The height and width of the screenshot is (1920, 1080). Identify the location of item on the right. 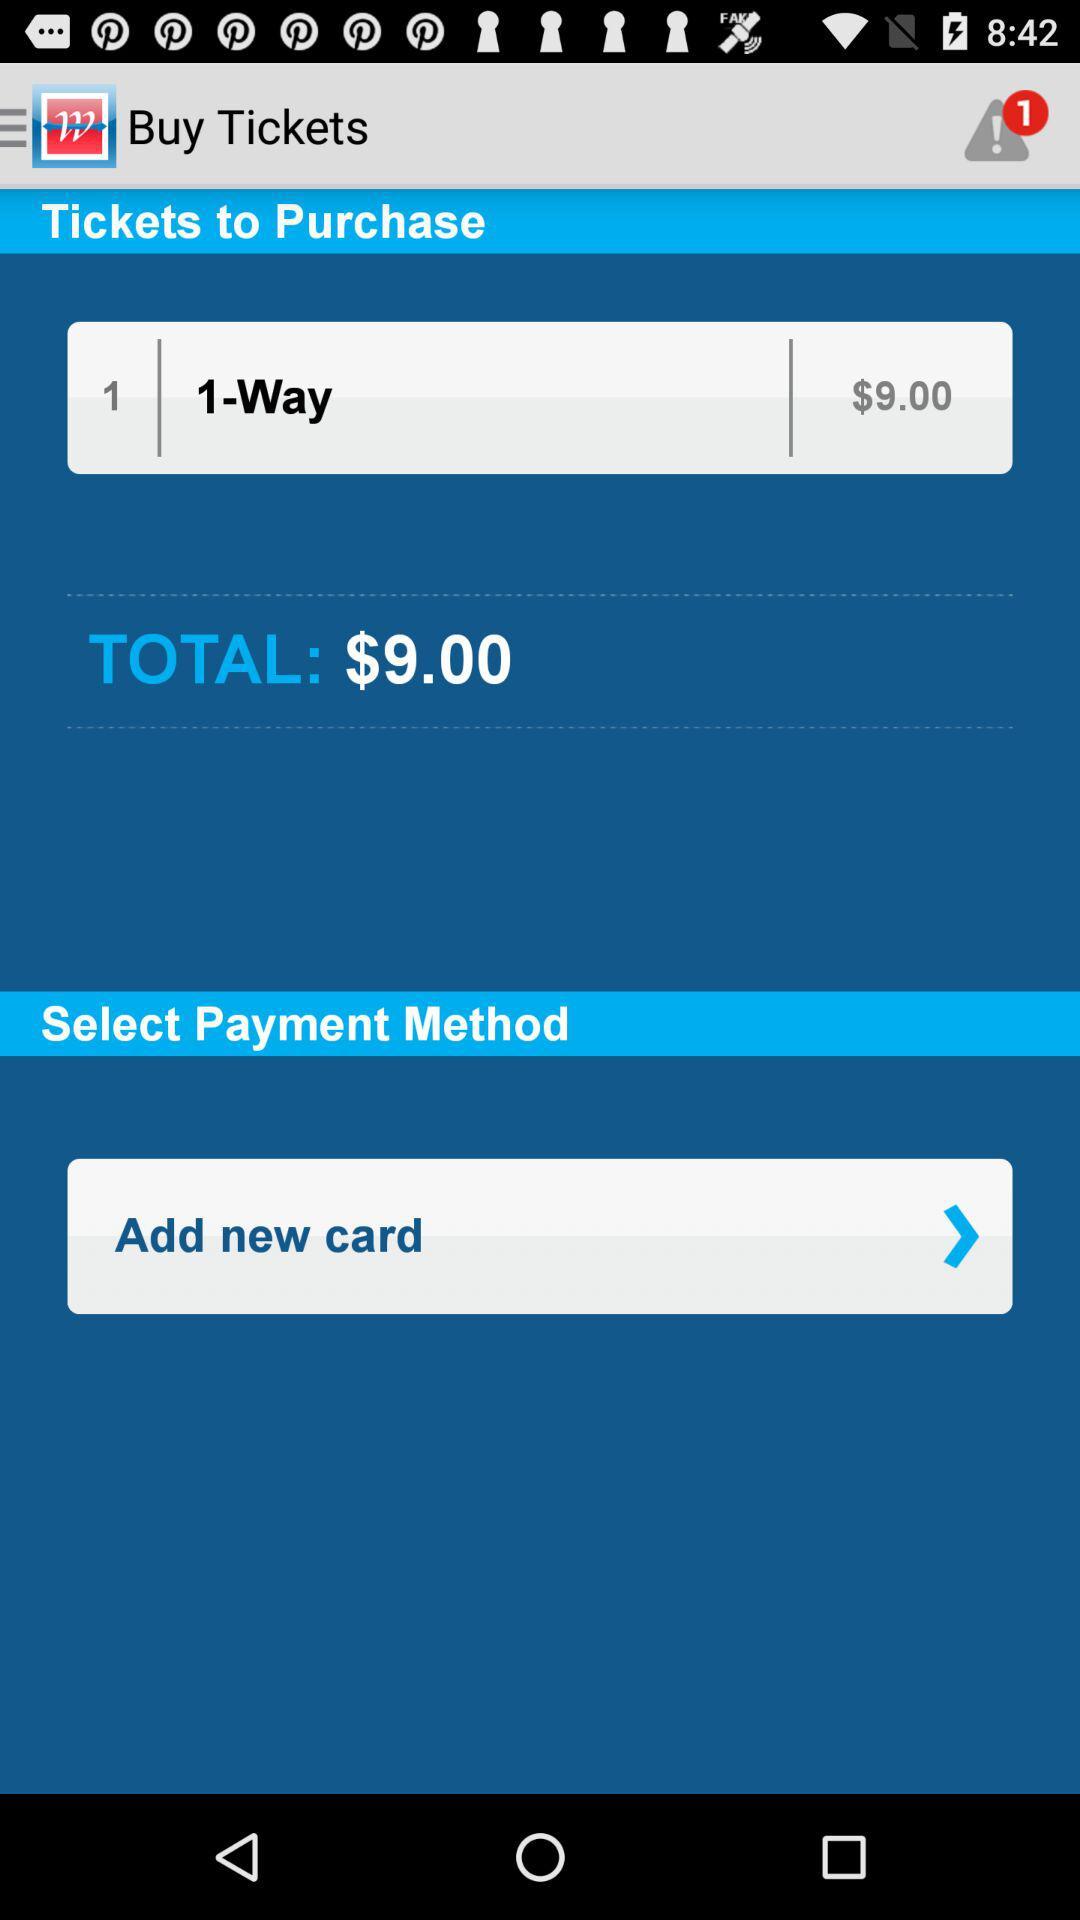
(960, 1235).